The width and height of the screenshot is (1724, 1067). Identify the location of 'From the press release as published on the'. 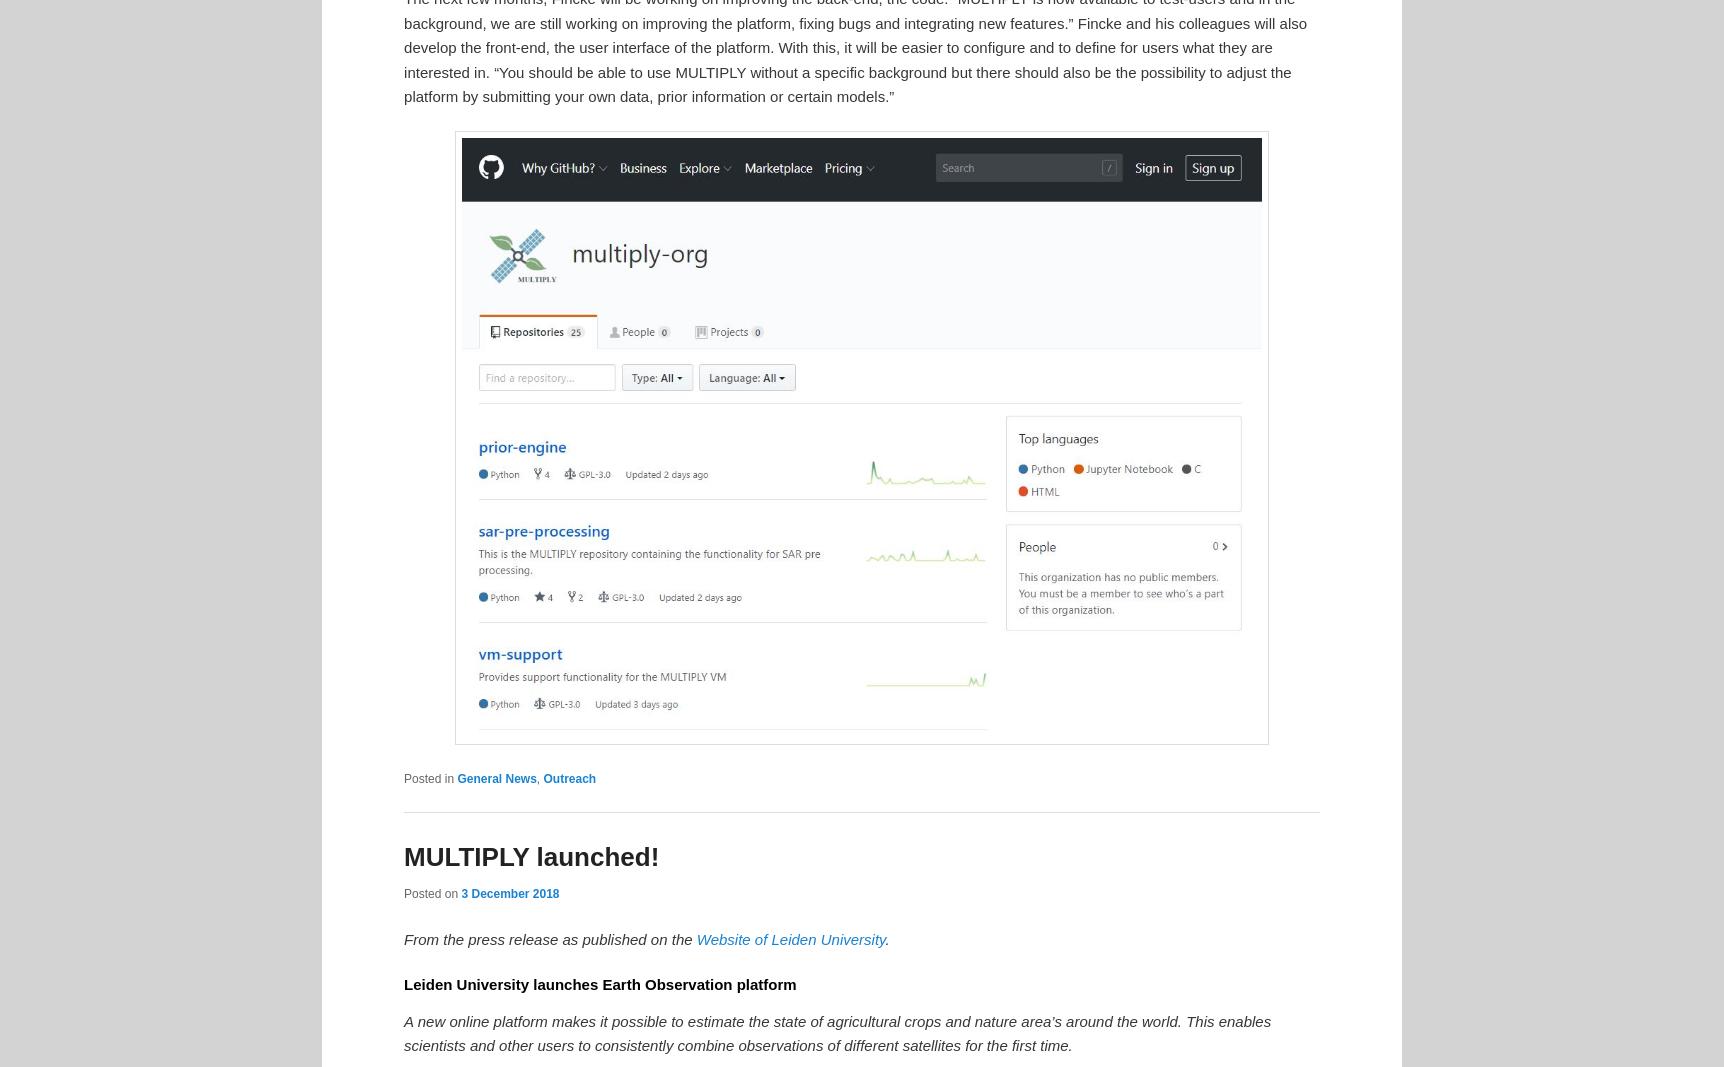
(548, 938).